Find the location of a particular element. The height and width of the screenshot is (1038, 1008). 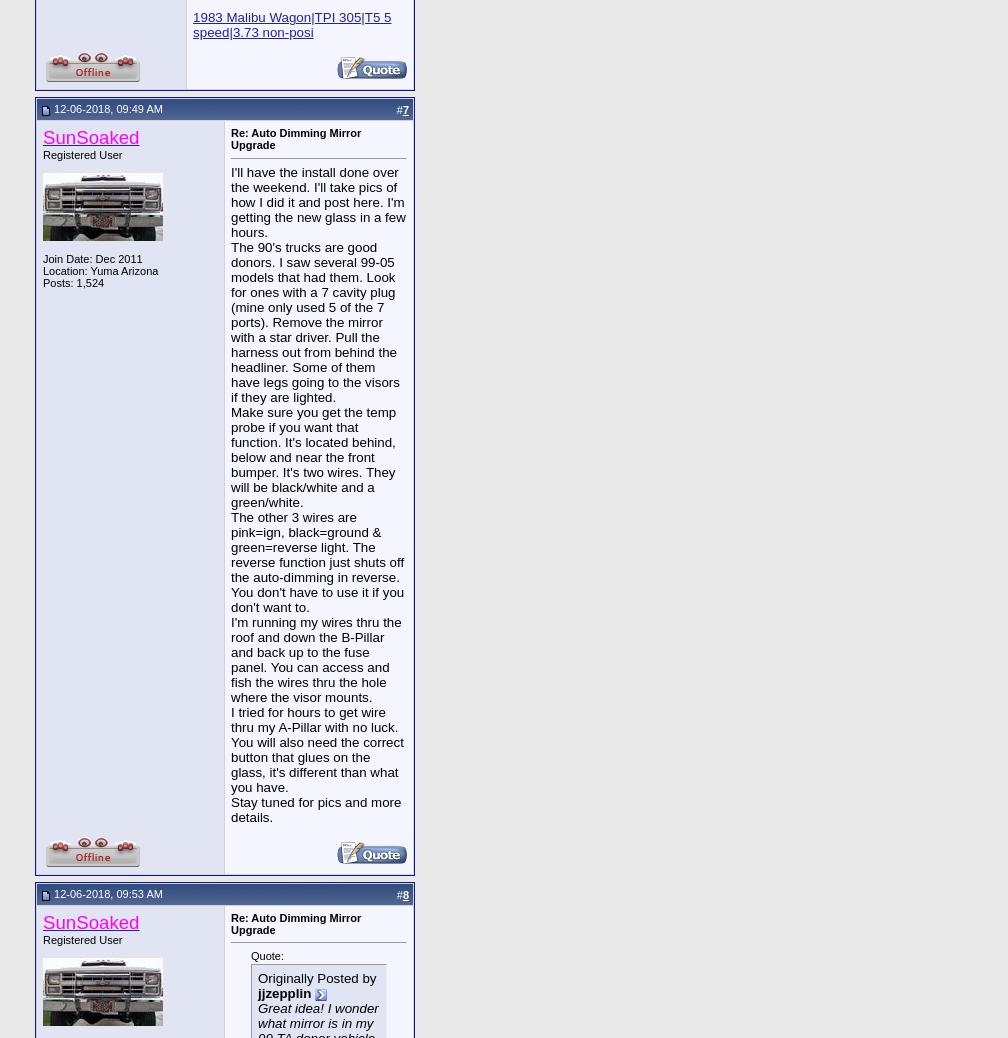

'8' is located at coordinates (401, 894).